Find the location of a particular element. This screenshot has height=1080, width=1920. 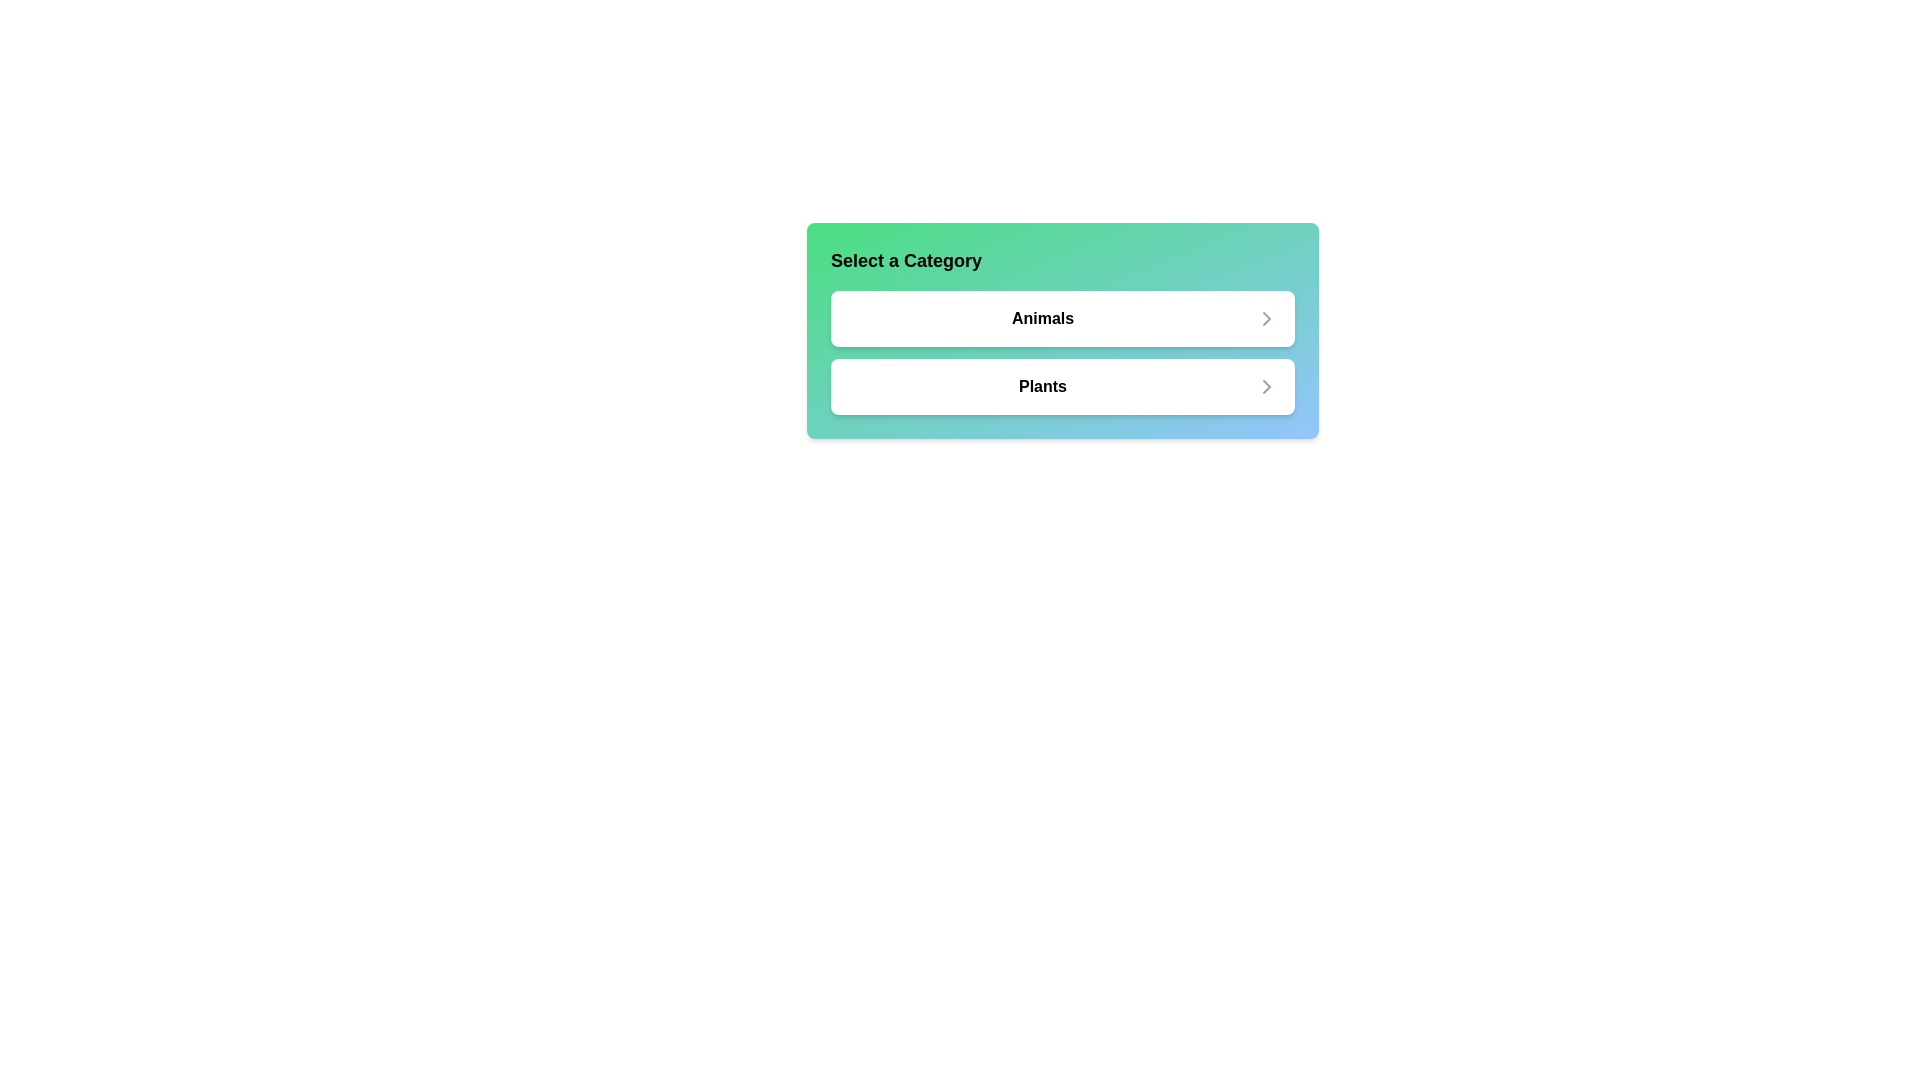

the right-pointing chevron icon located at the far right of the button labeled 'Plants' is located at coordinates (1266, 386).